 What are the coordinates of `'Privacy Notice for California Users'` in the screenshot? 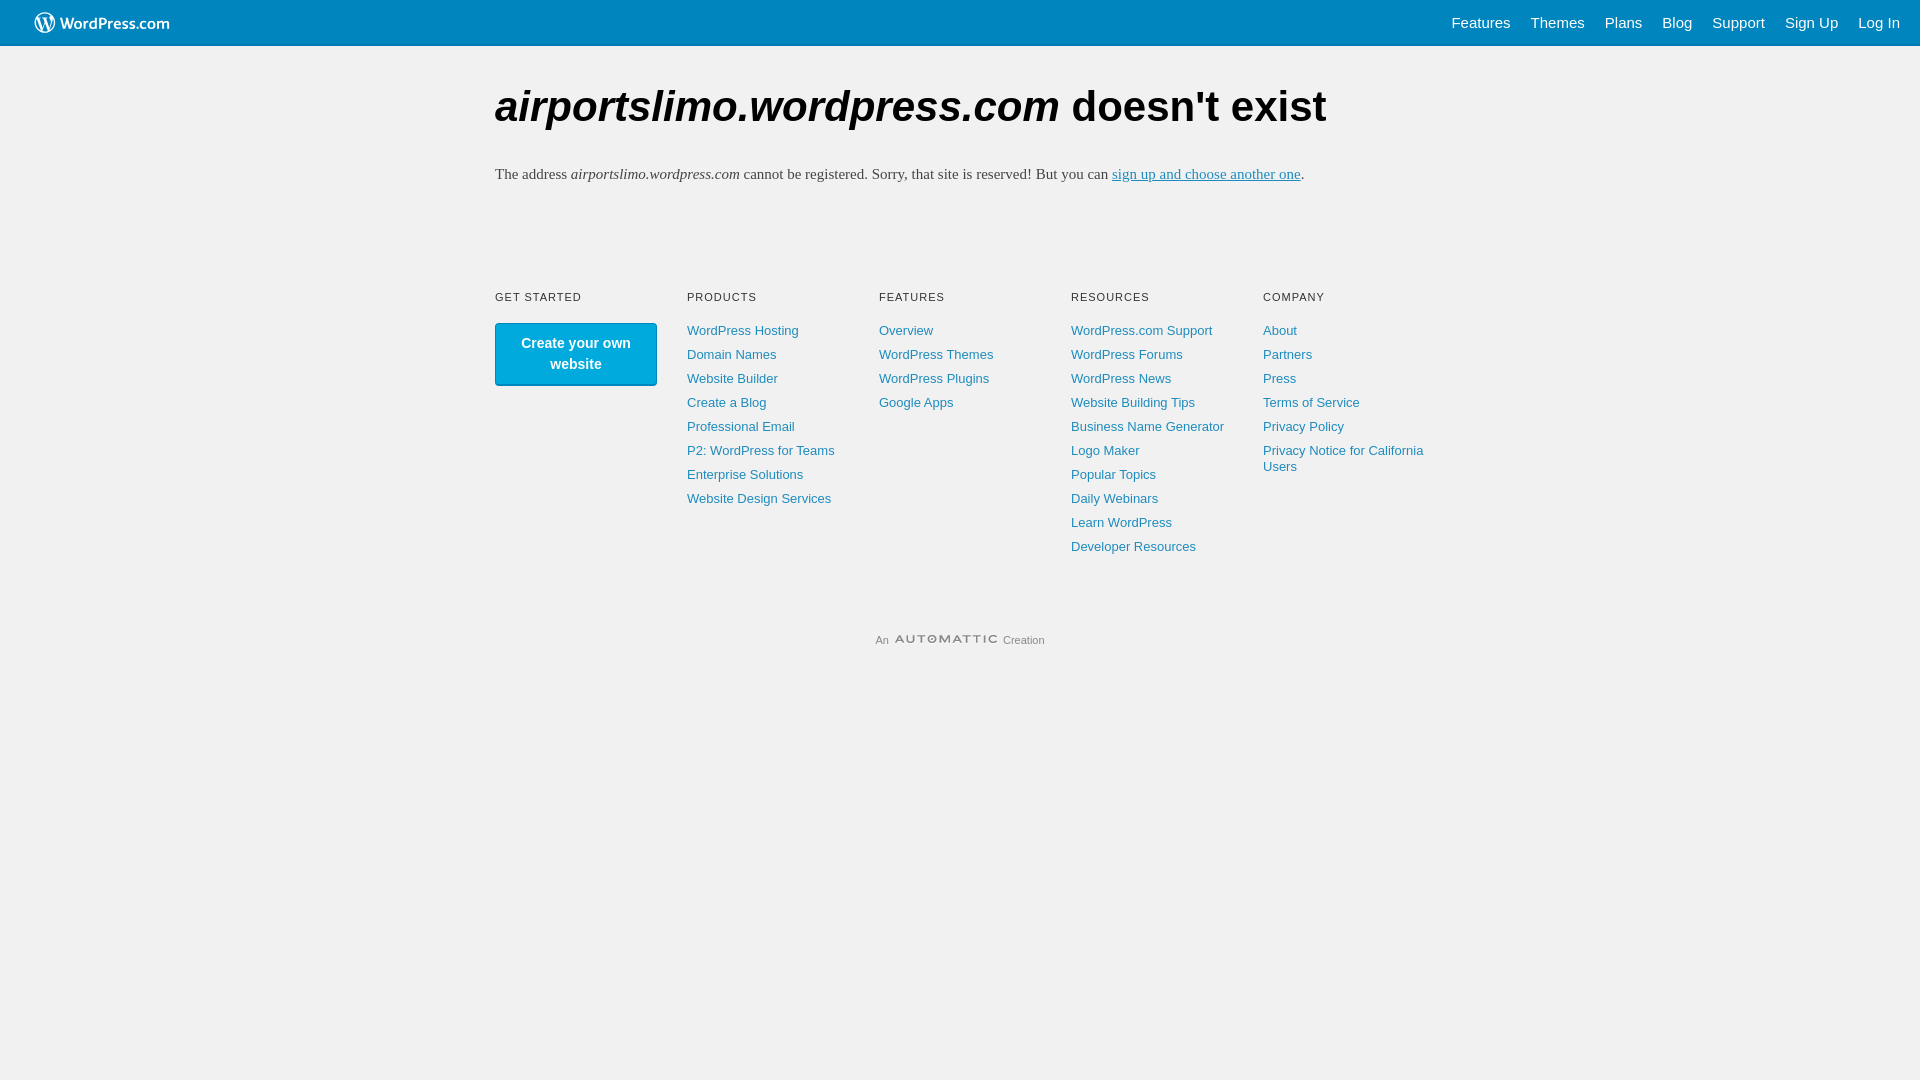 It's located at (1343, 458).